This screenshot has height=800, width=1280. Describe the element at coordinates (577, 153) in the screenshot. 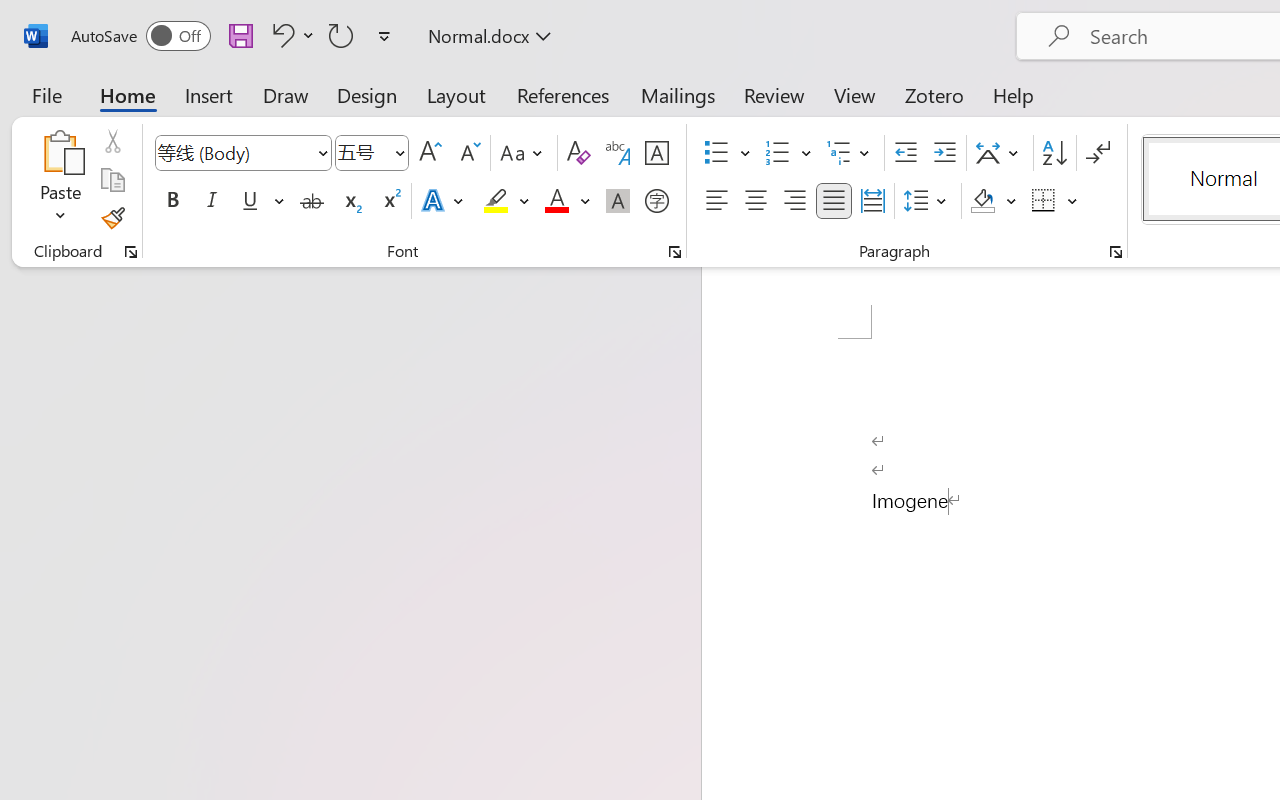

I see `'Clear Formatting'` at that location.